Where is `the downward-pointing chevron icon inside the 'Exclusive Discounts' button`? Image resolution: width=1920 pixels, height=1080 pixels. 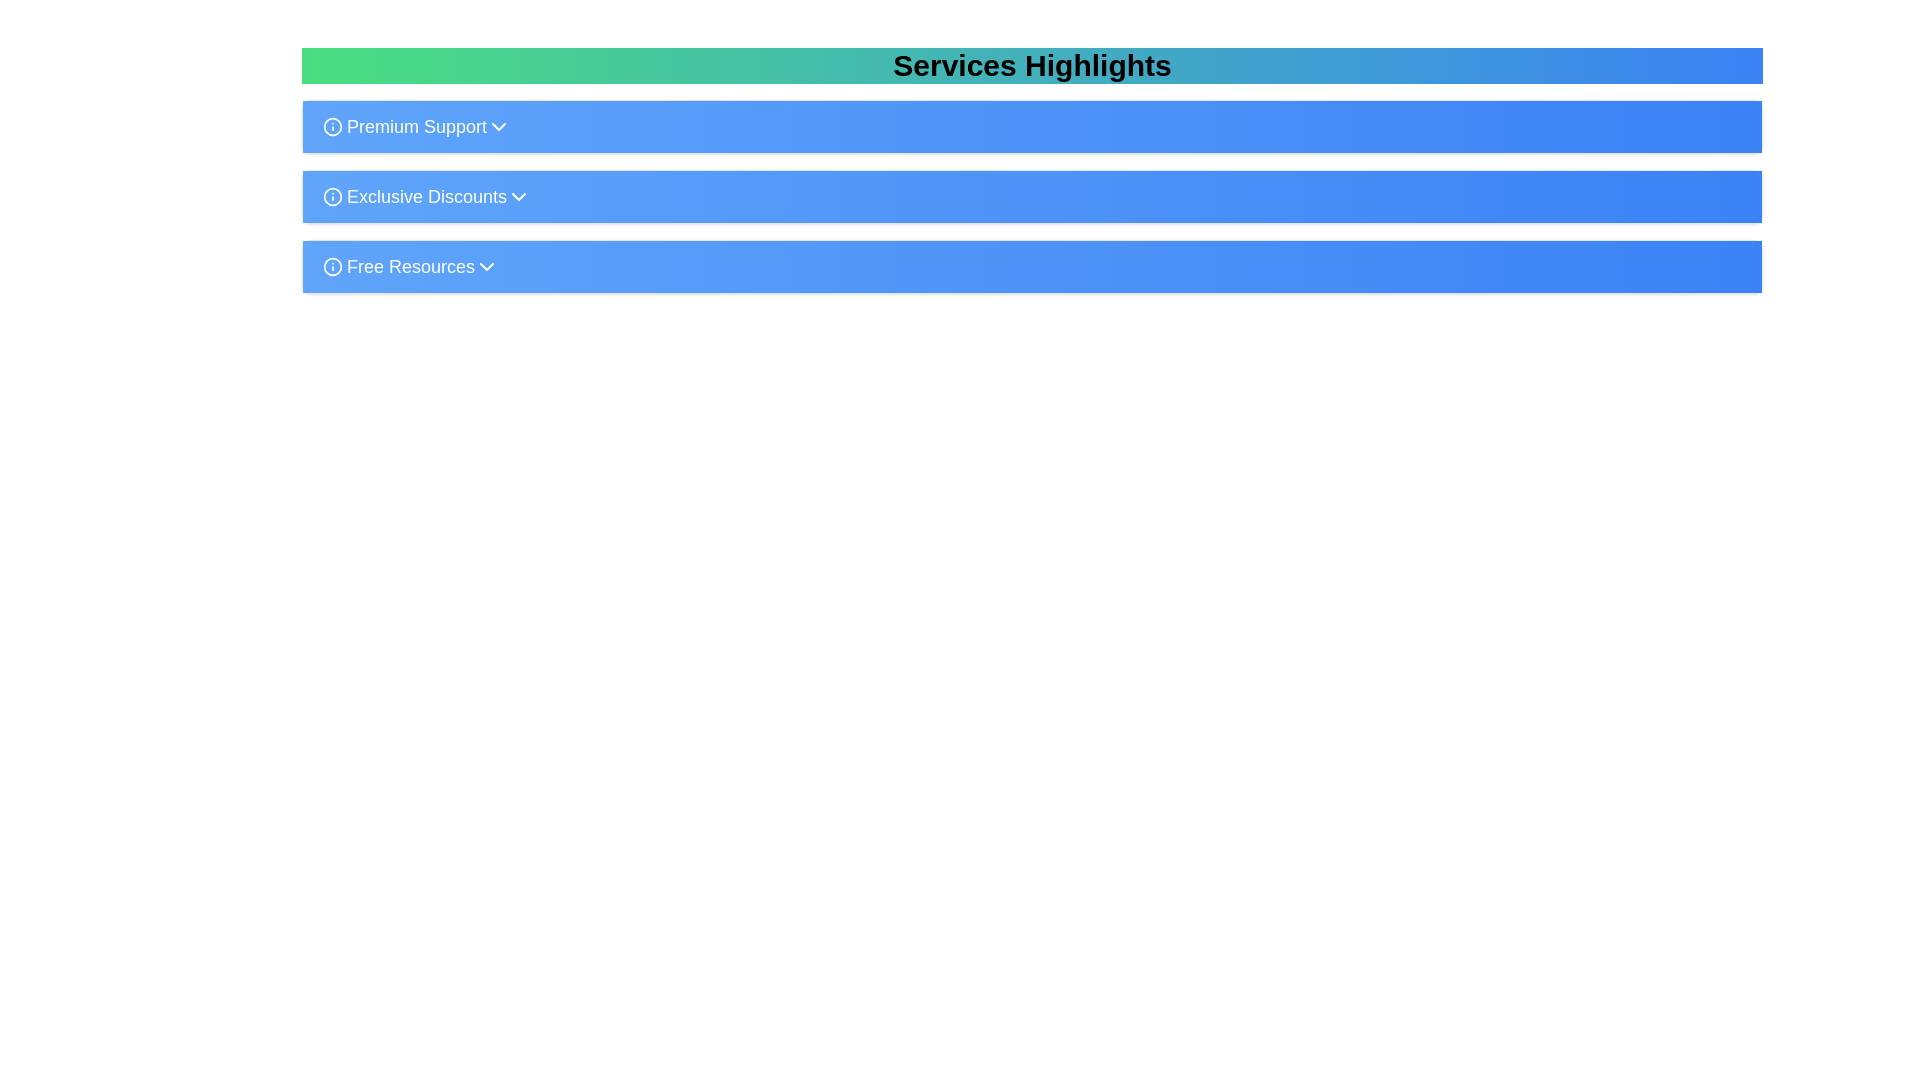
the downward-pointing chevron icon inside the 'Exclusive Discounts' button is located at coordinates (518, 196).